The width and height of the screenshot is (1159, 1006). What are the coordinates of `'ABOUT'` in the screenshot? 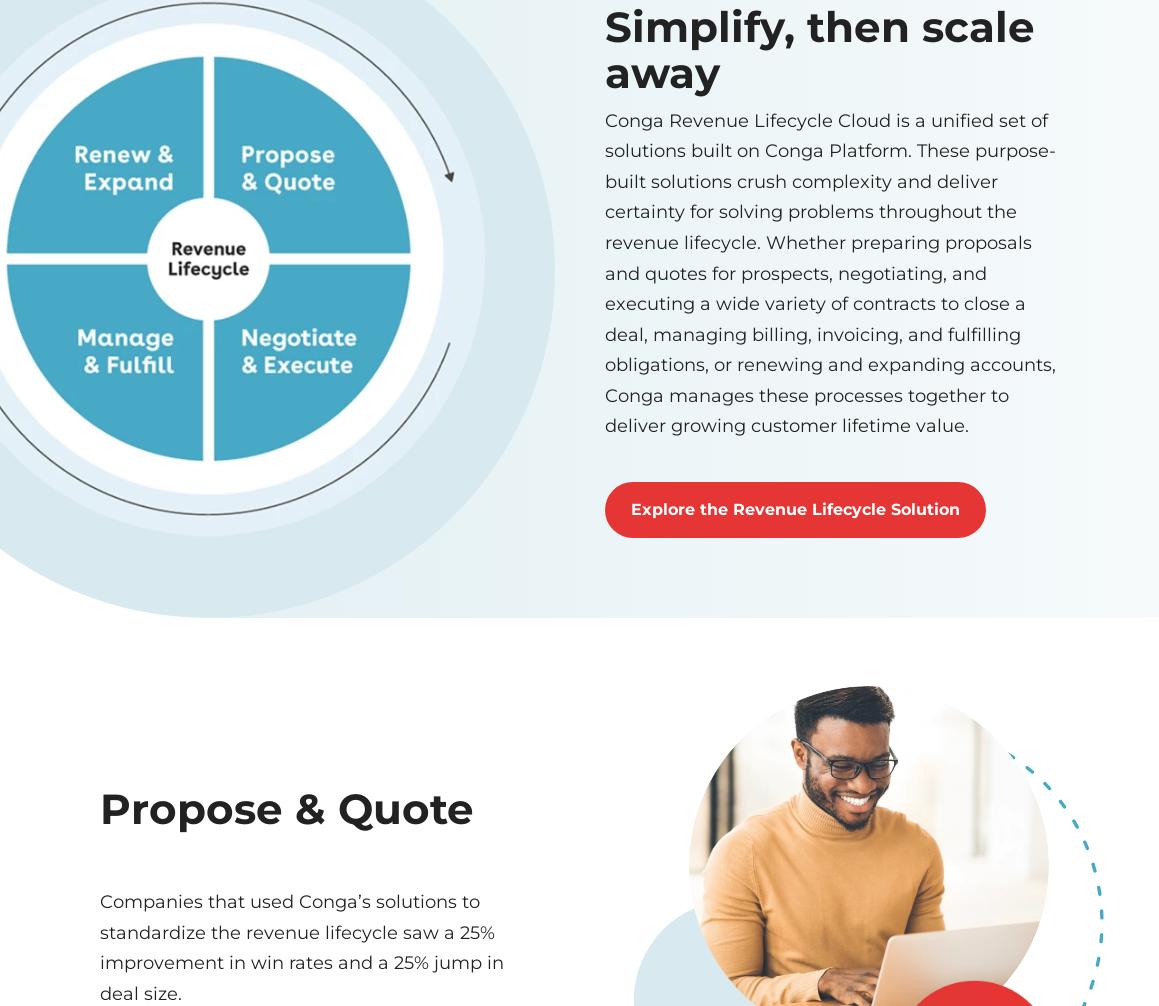 It's located at (782, 449).